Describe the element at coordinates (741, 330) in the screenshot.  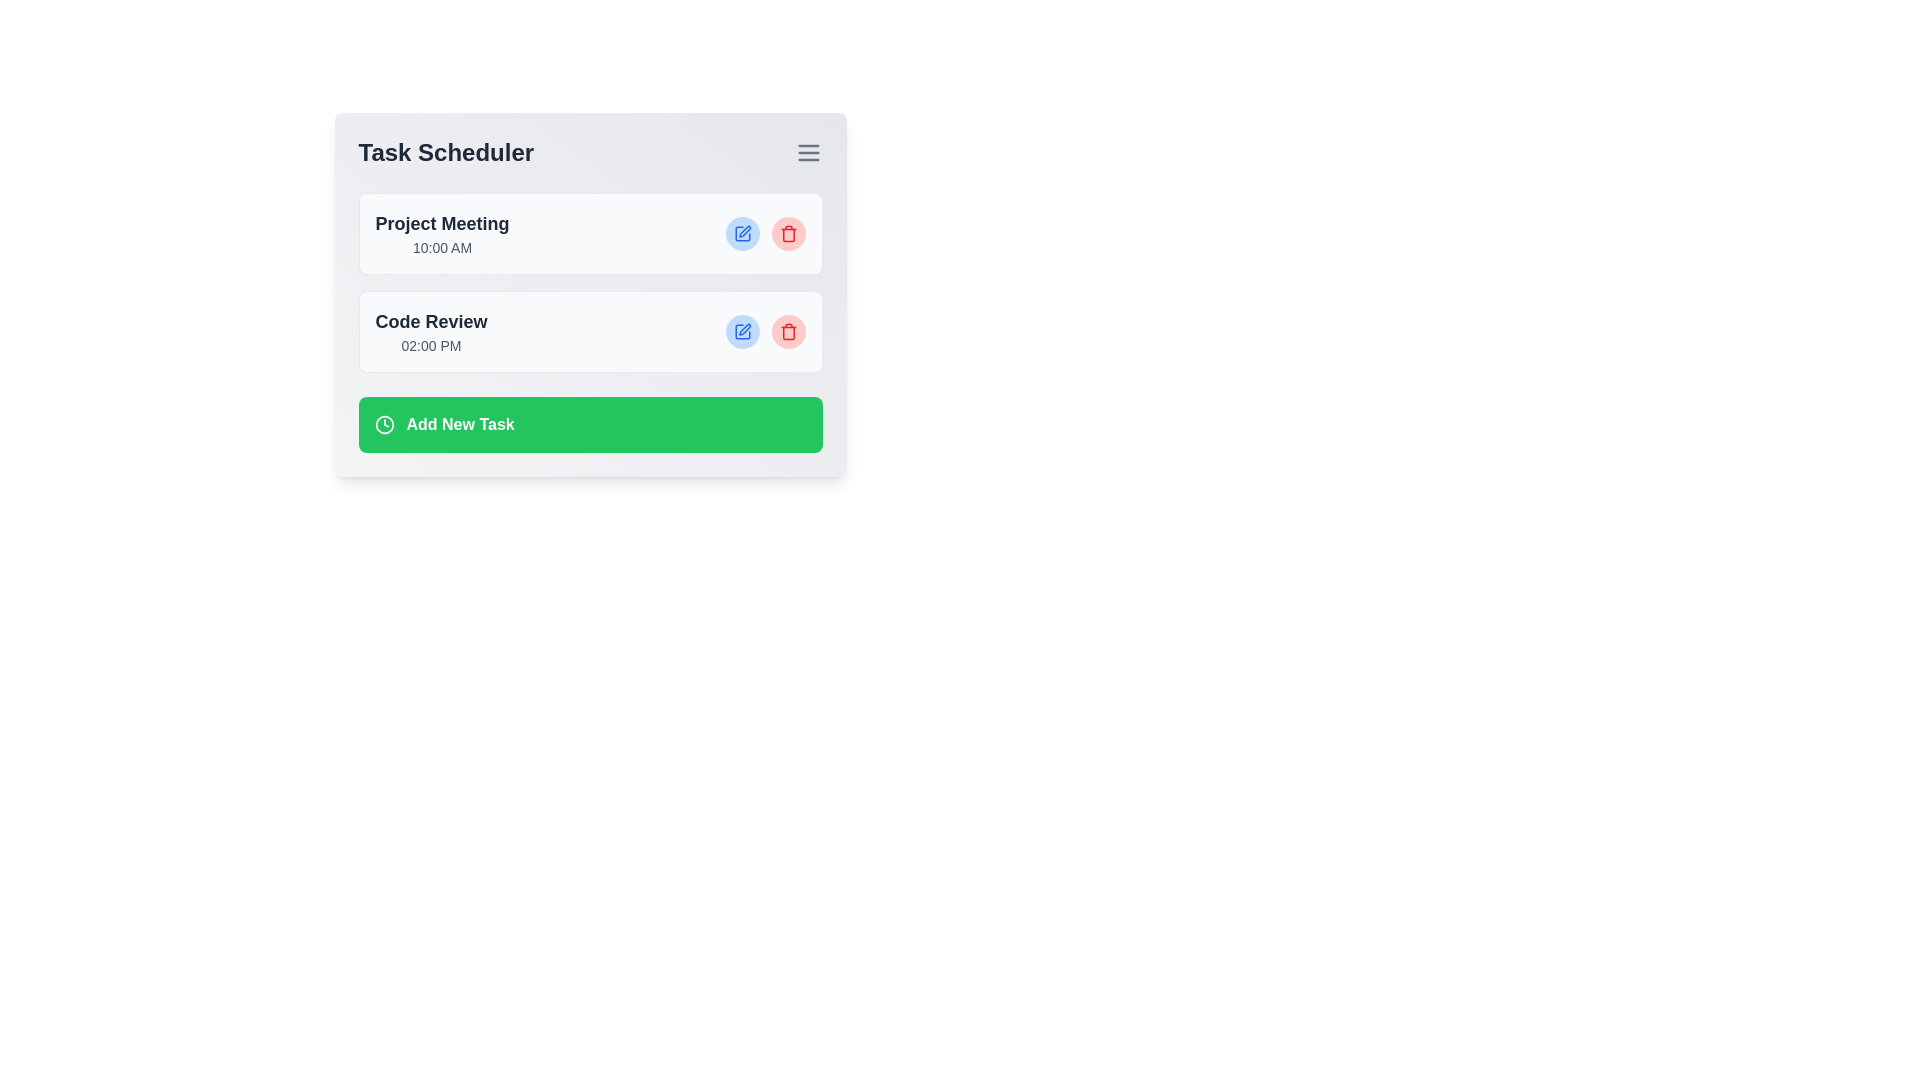
I see `the Edit button for the 'Code Review' task to initiate editing` at that location.